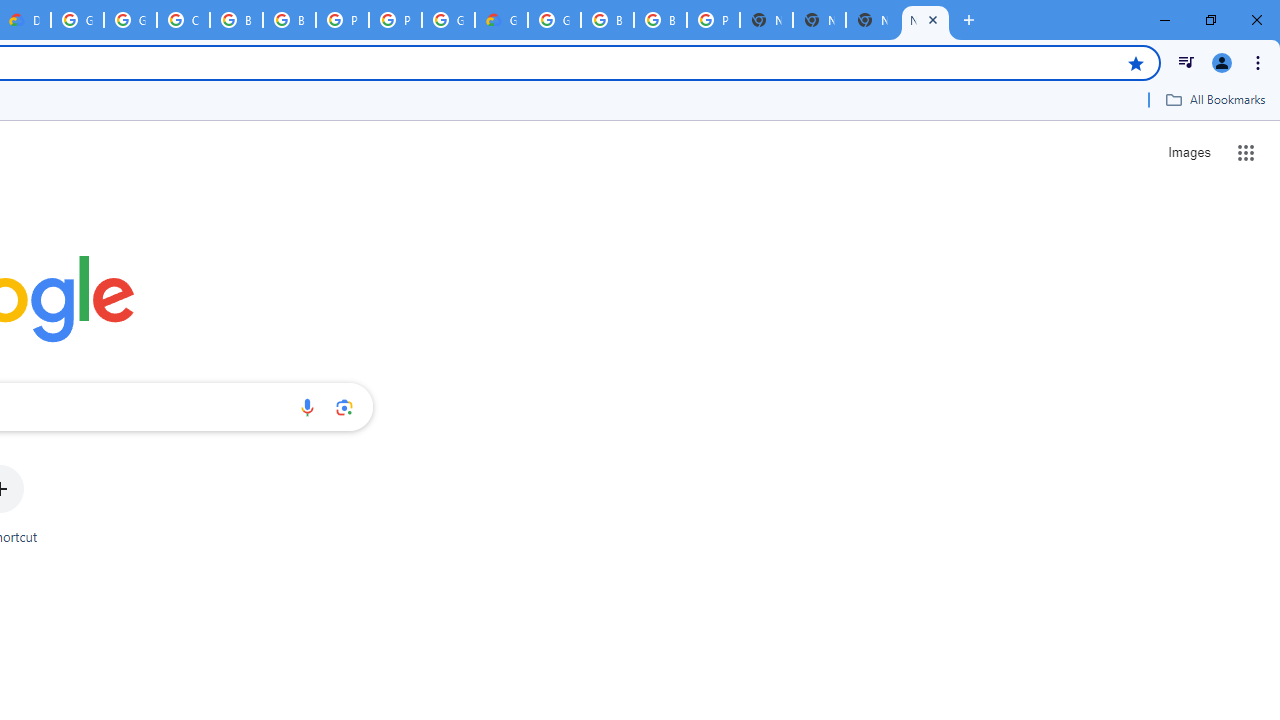 Image resolution: width=1280 pixels, height=720 pixels. Describe the element at coordinates (344, 406) in the screenshot. I see `'Search by image'` at that location.